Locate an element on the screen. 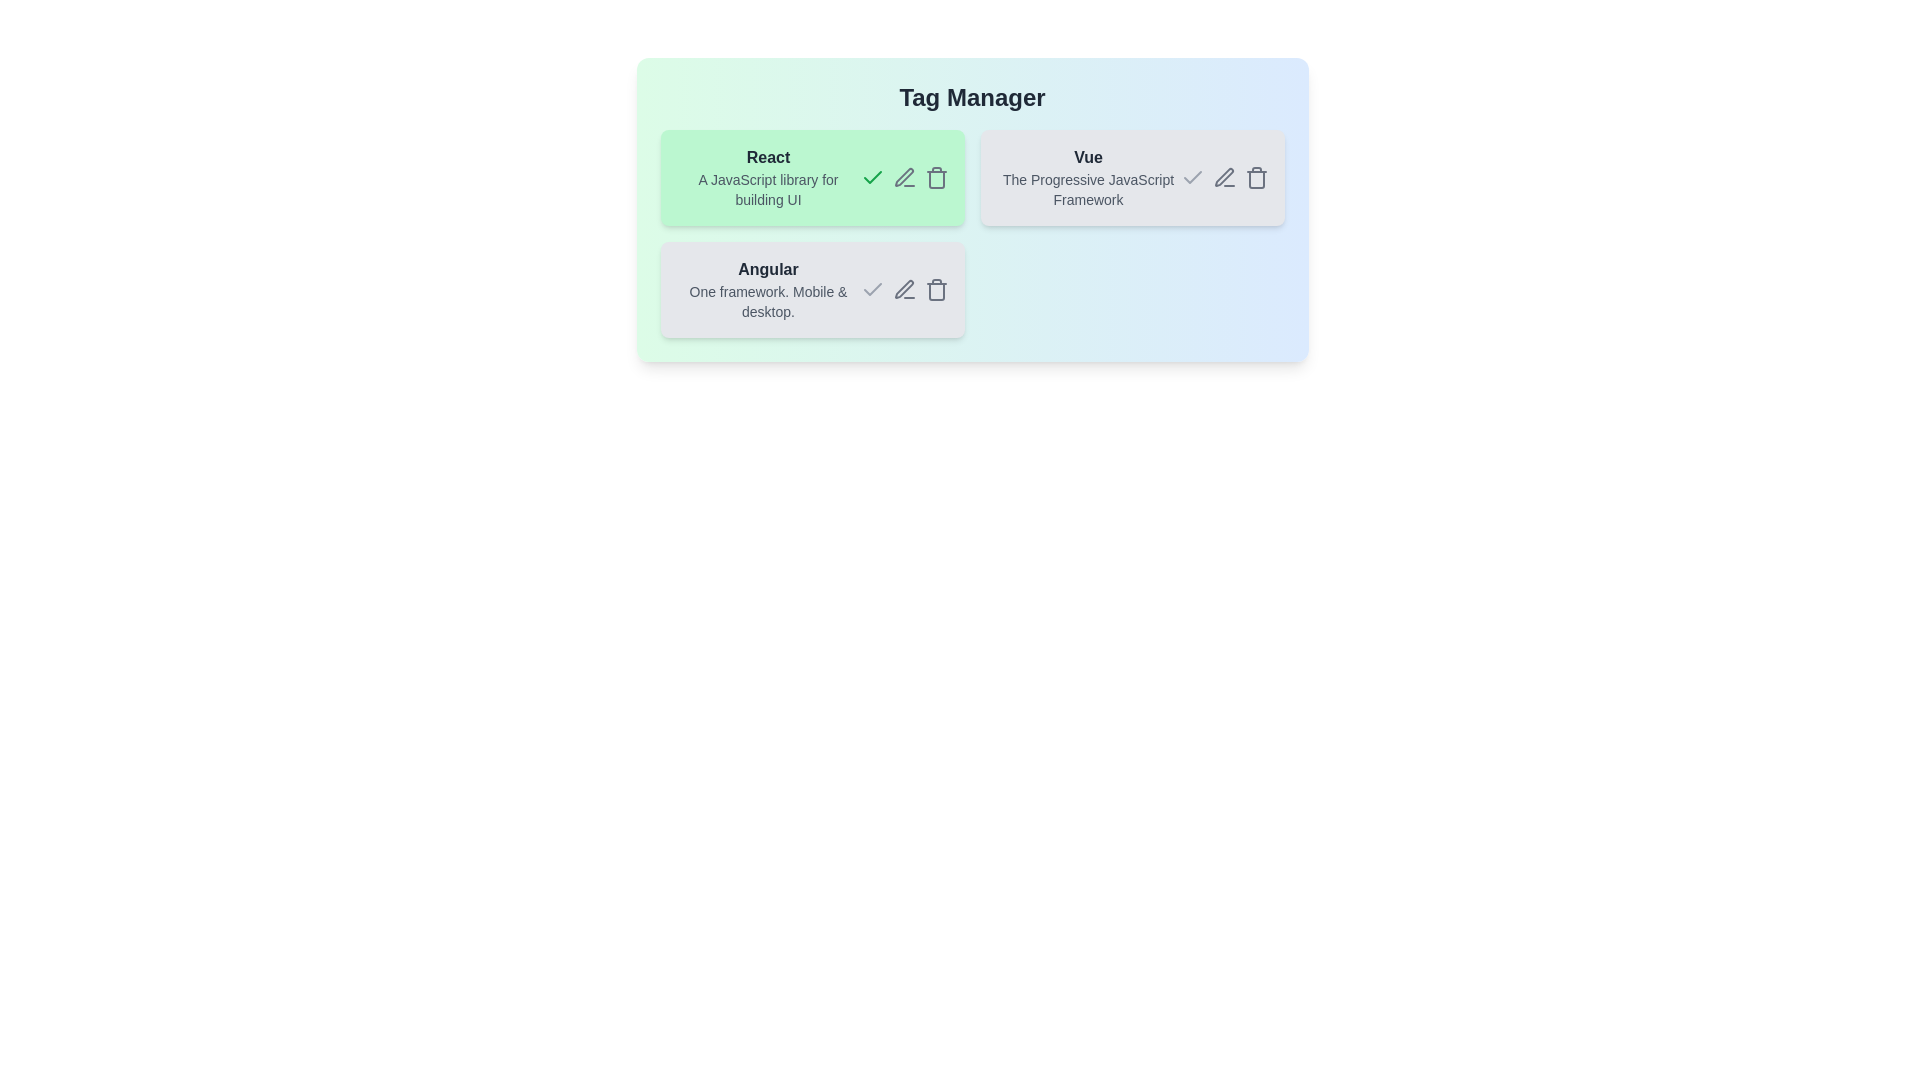  trash icon for the tag Angular to delete it is located at coordinates (935, 289).